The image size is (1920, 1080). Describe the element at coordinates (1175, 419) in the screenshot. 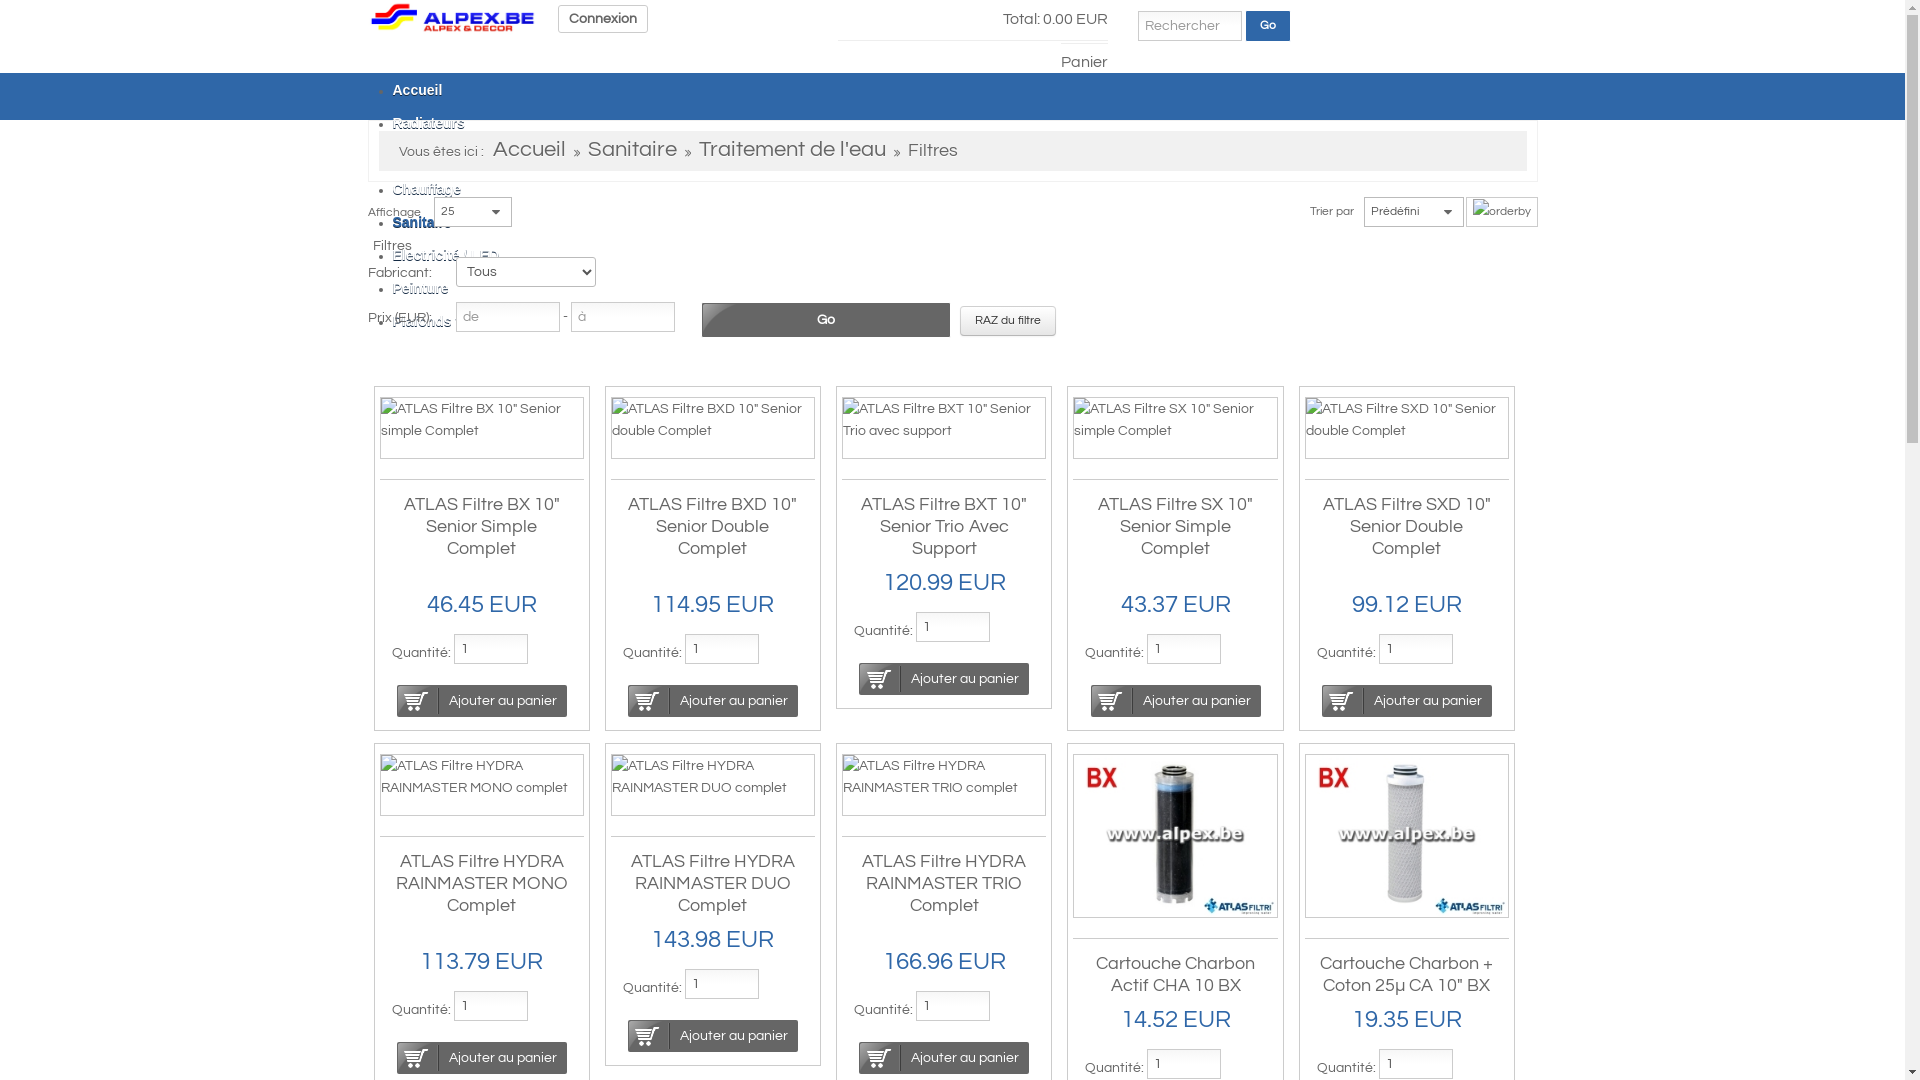

I see `'ATLAS Filtre SX 10" Senior simple Complet'` at that location.